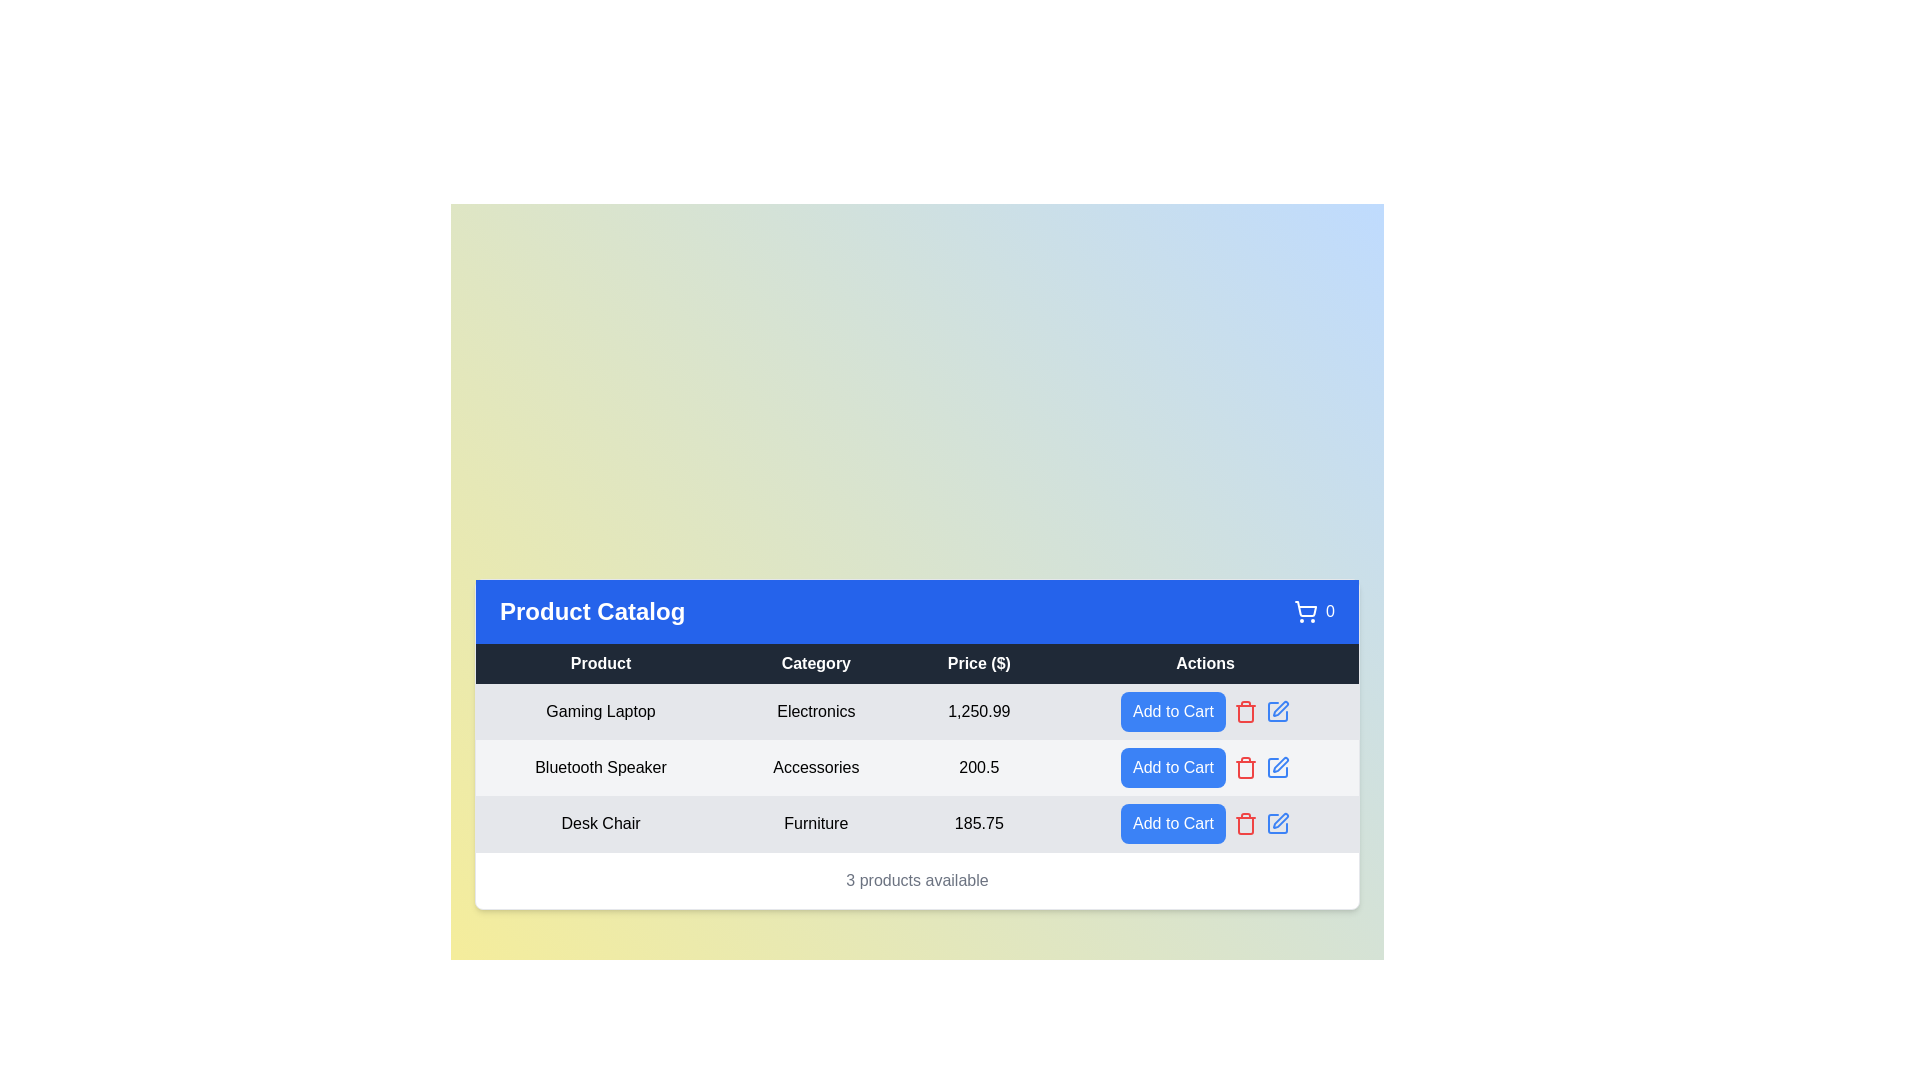  I want to click on the edit icon button, which is a small blue pencil icon in the Actions column of the product table, so click(1276, 766).